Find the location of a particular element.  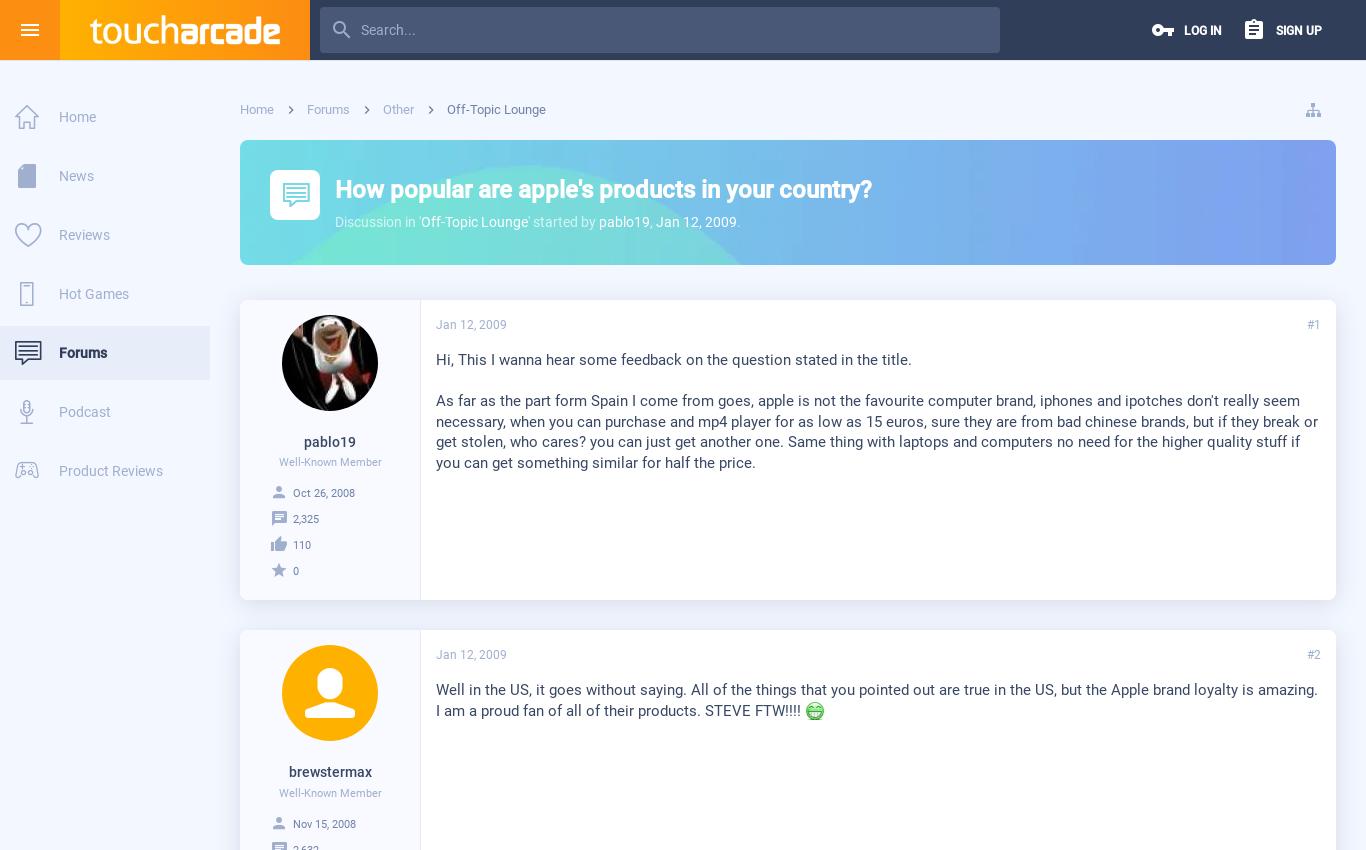

'Log in' is located at coordinates (1203, 30).